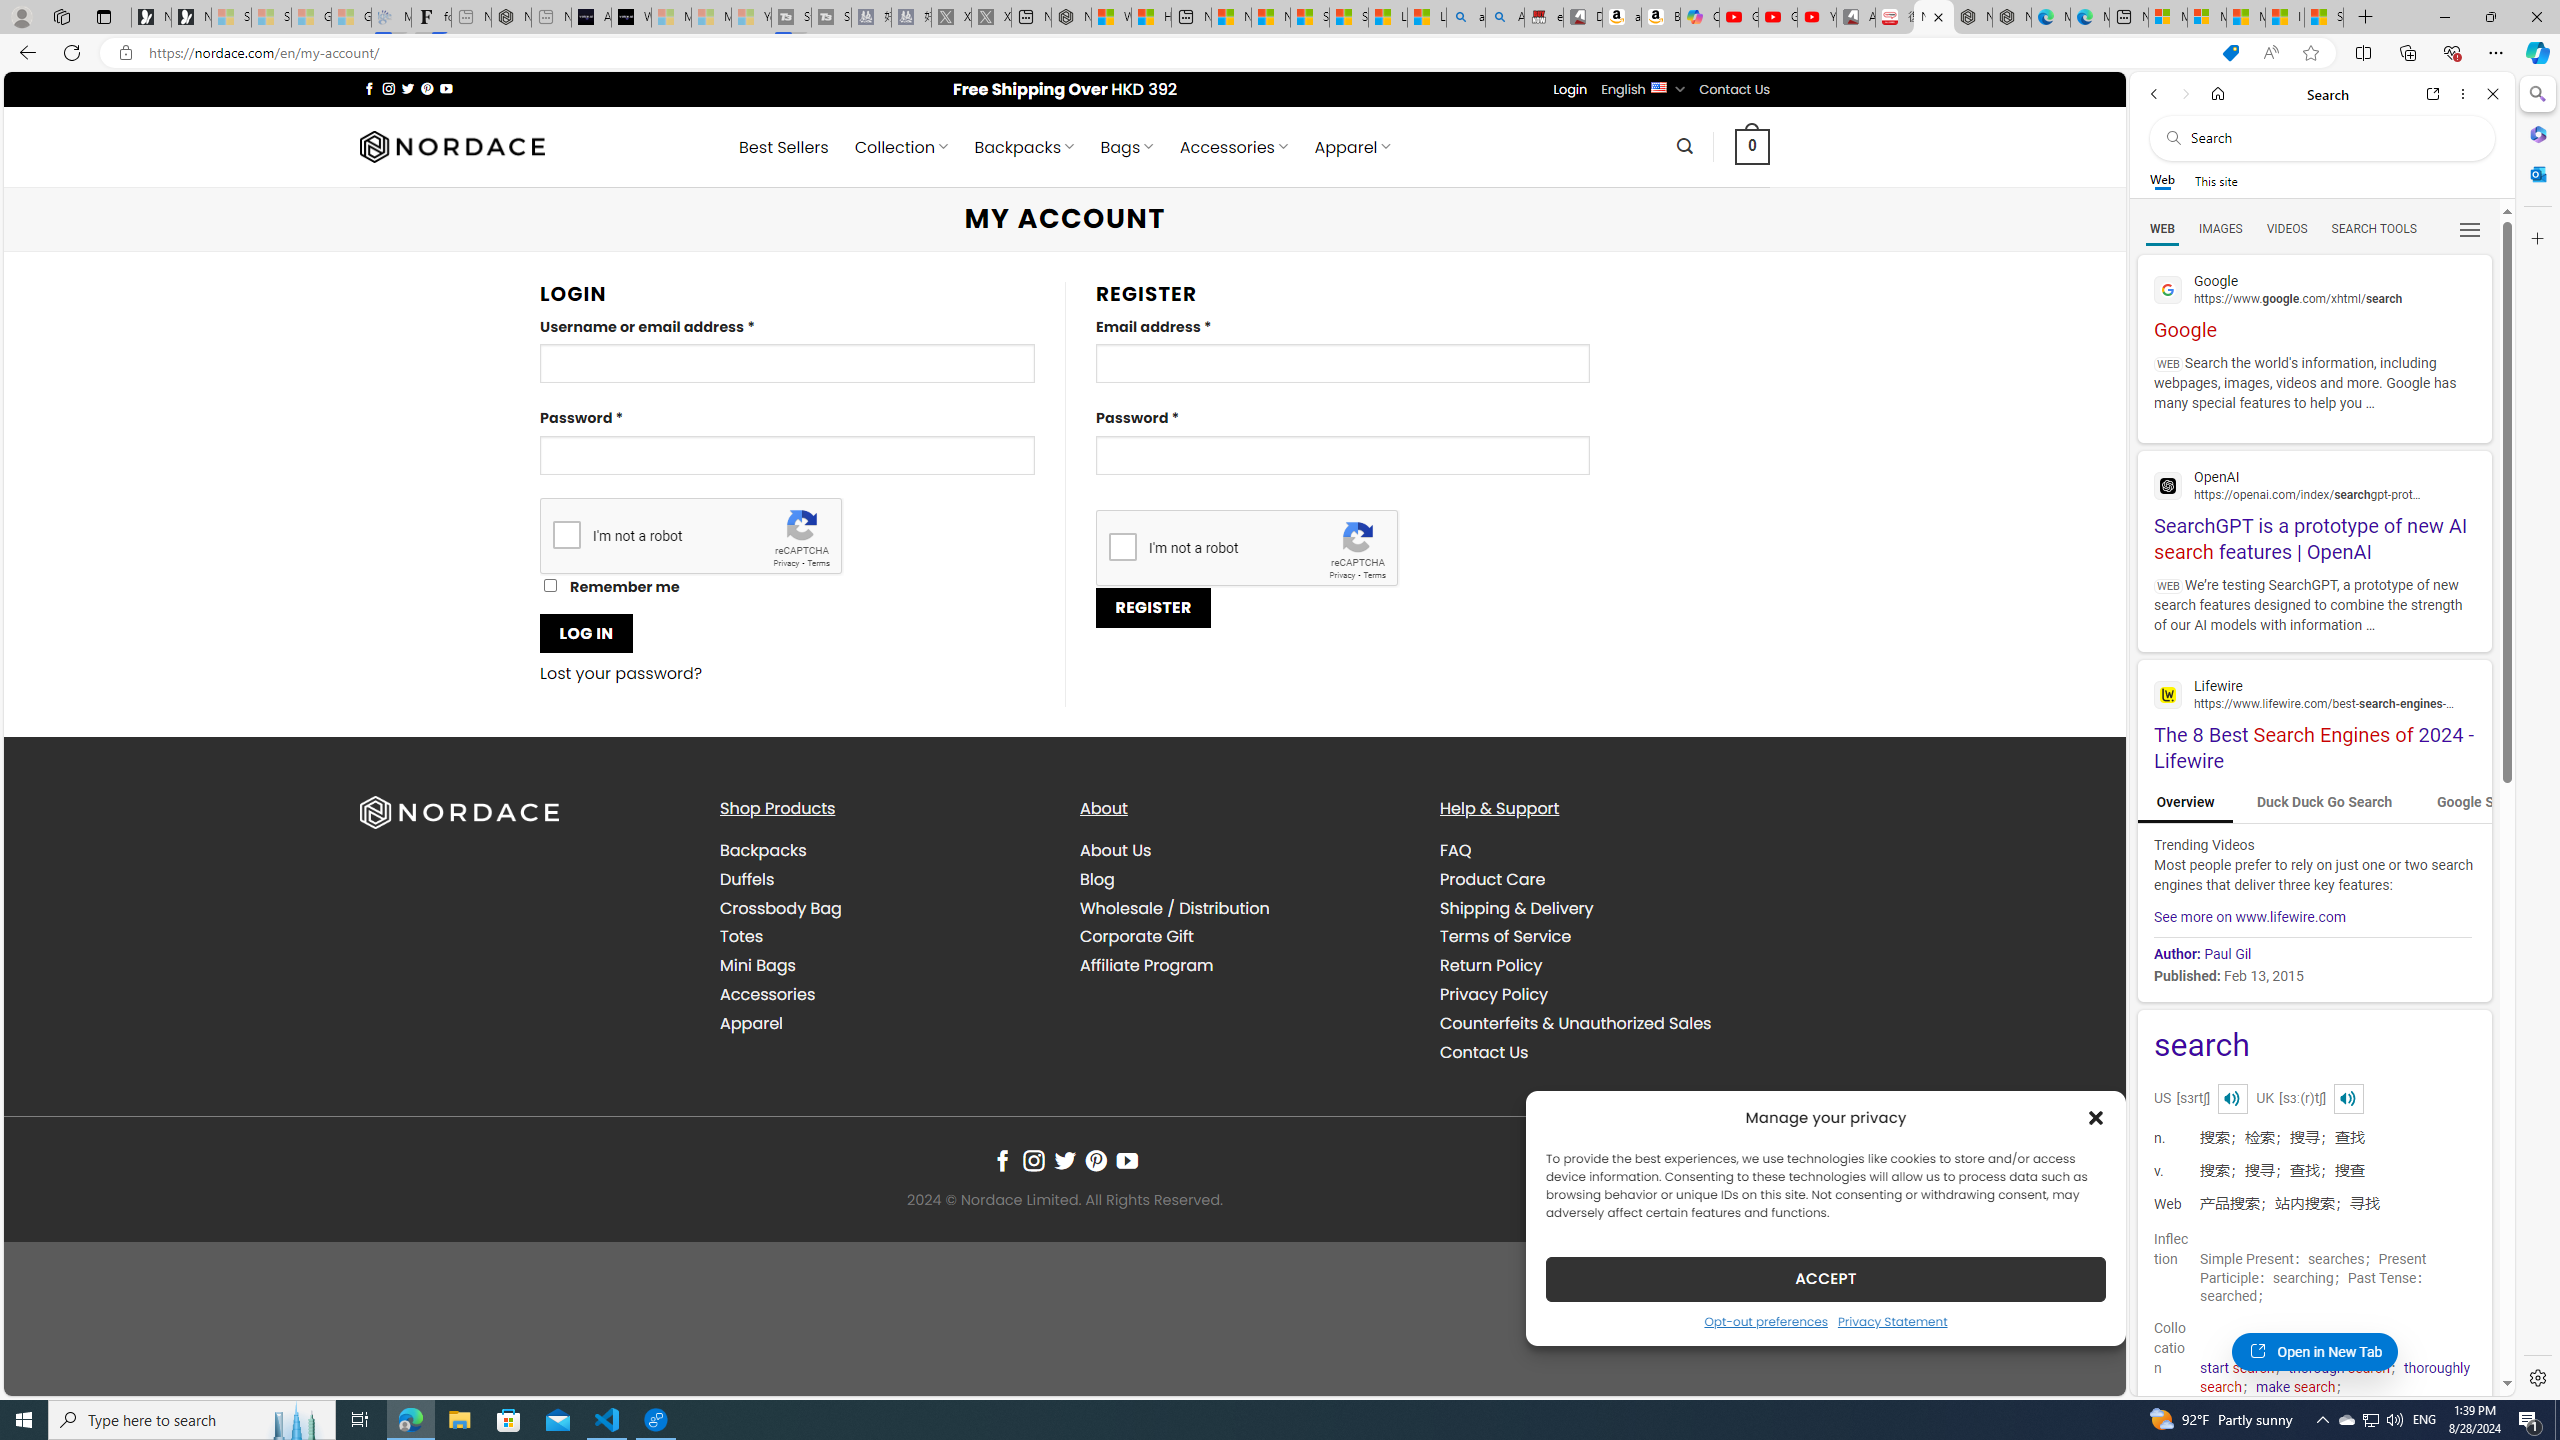 Image resolution: width=2560 pixels, height=1440 pixels. What do you see at coordinates (2463, 93) in the screenshot?
I see `'More options'` at bounding box center [2463, 93].